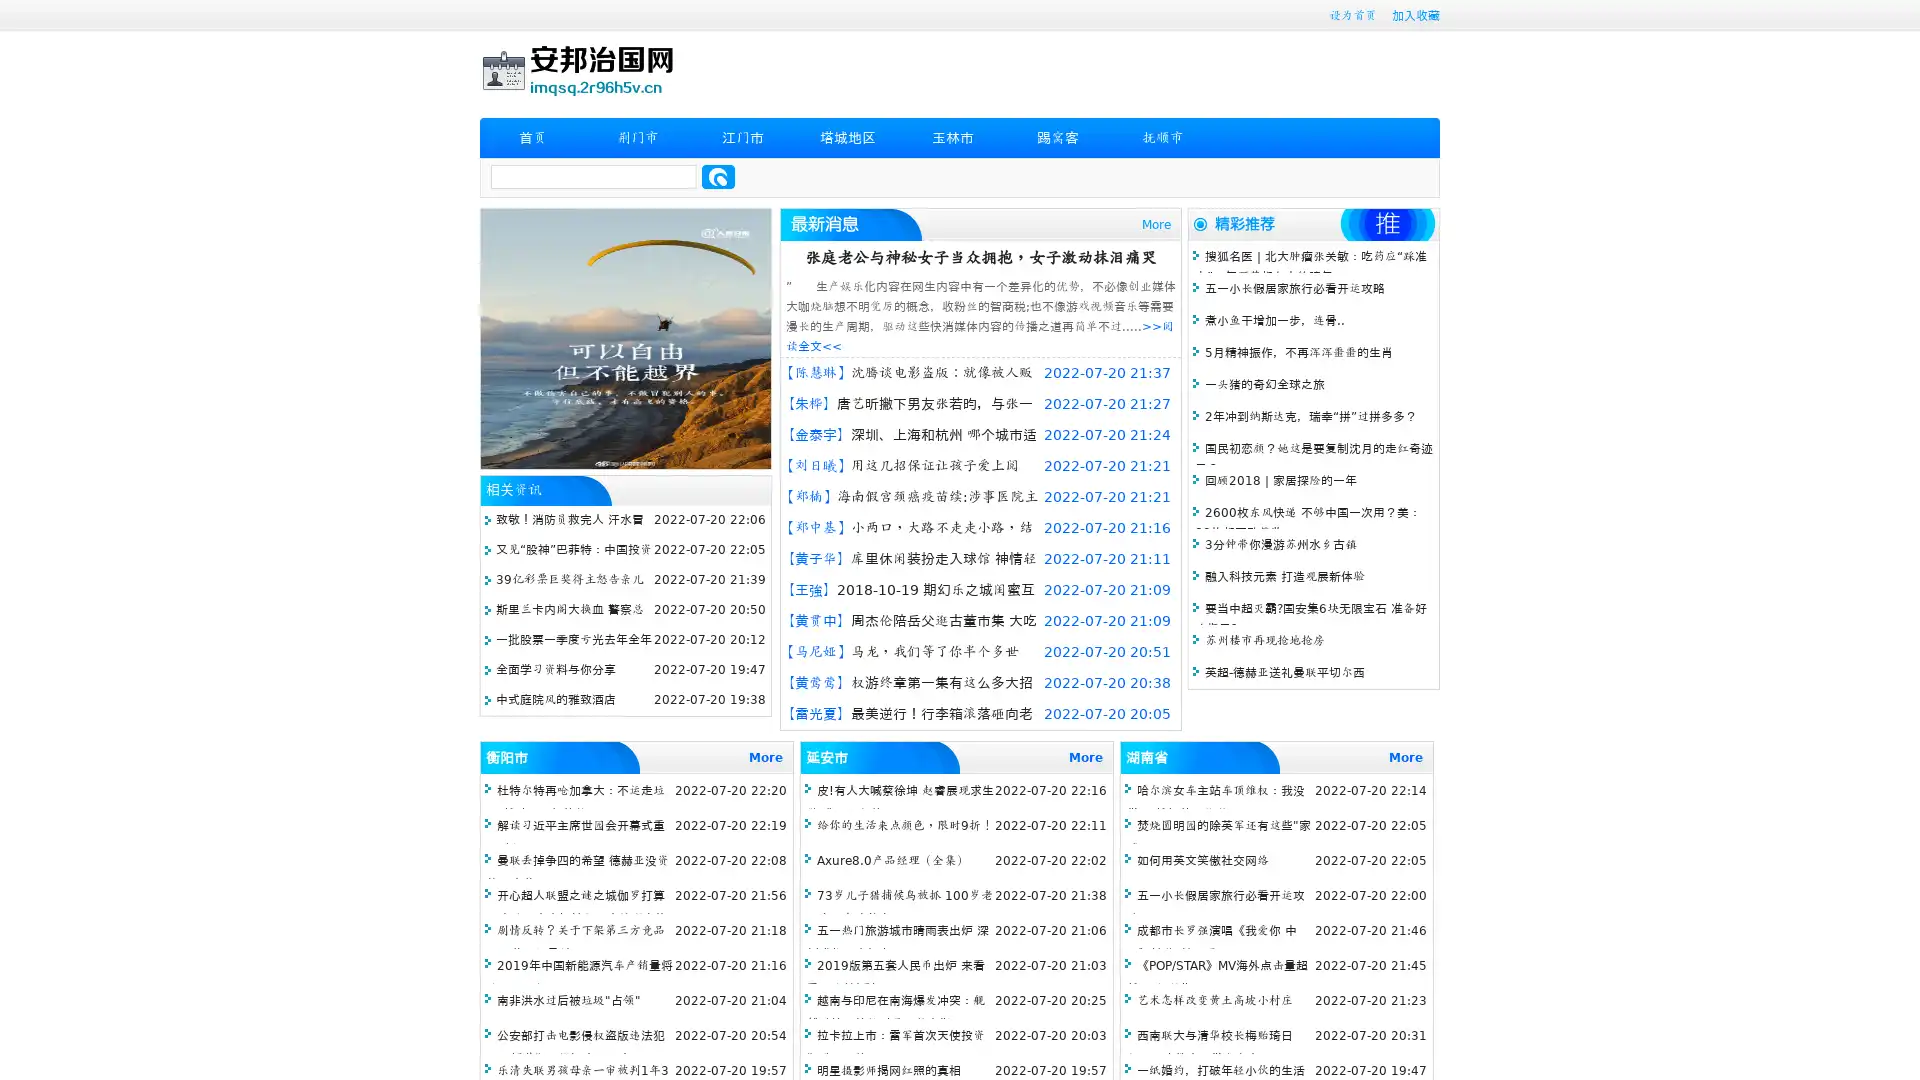 This screenshot has height=1080, width=1920. Describe the element at coordinates (718, 176) in the screenshot. I see `Search` at that location.